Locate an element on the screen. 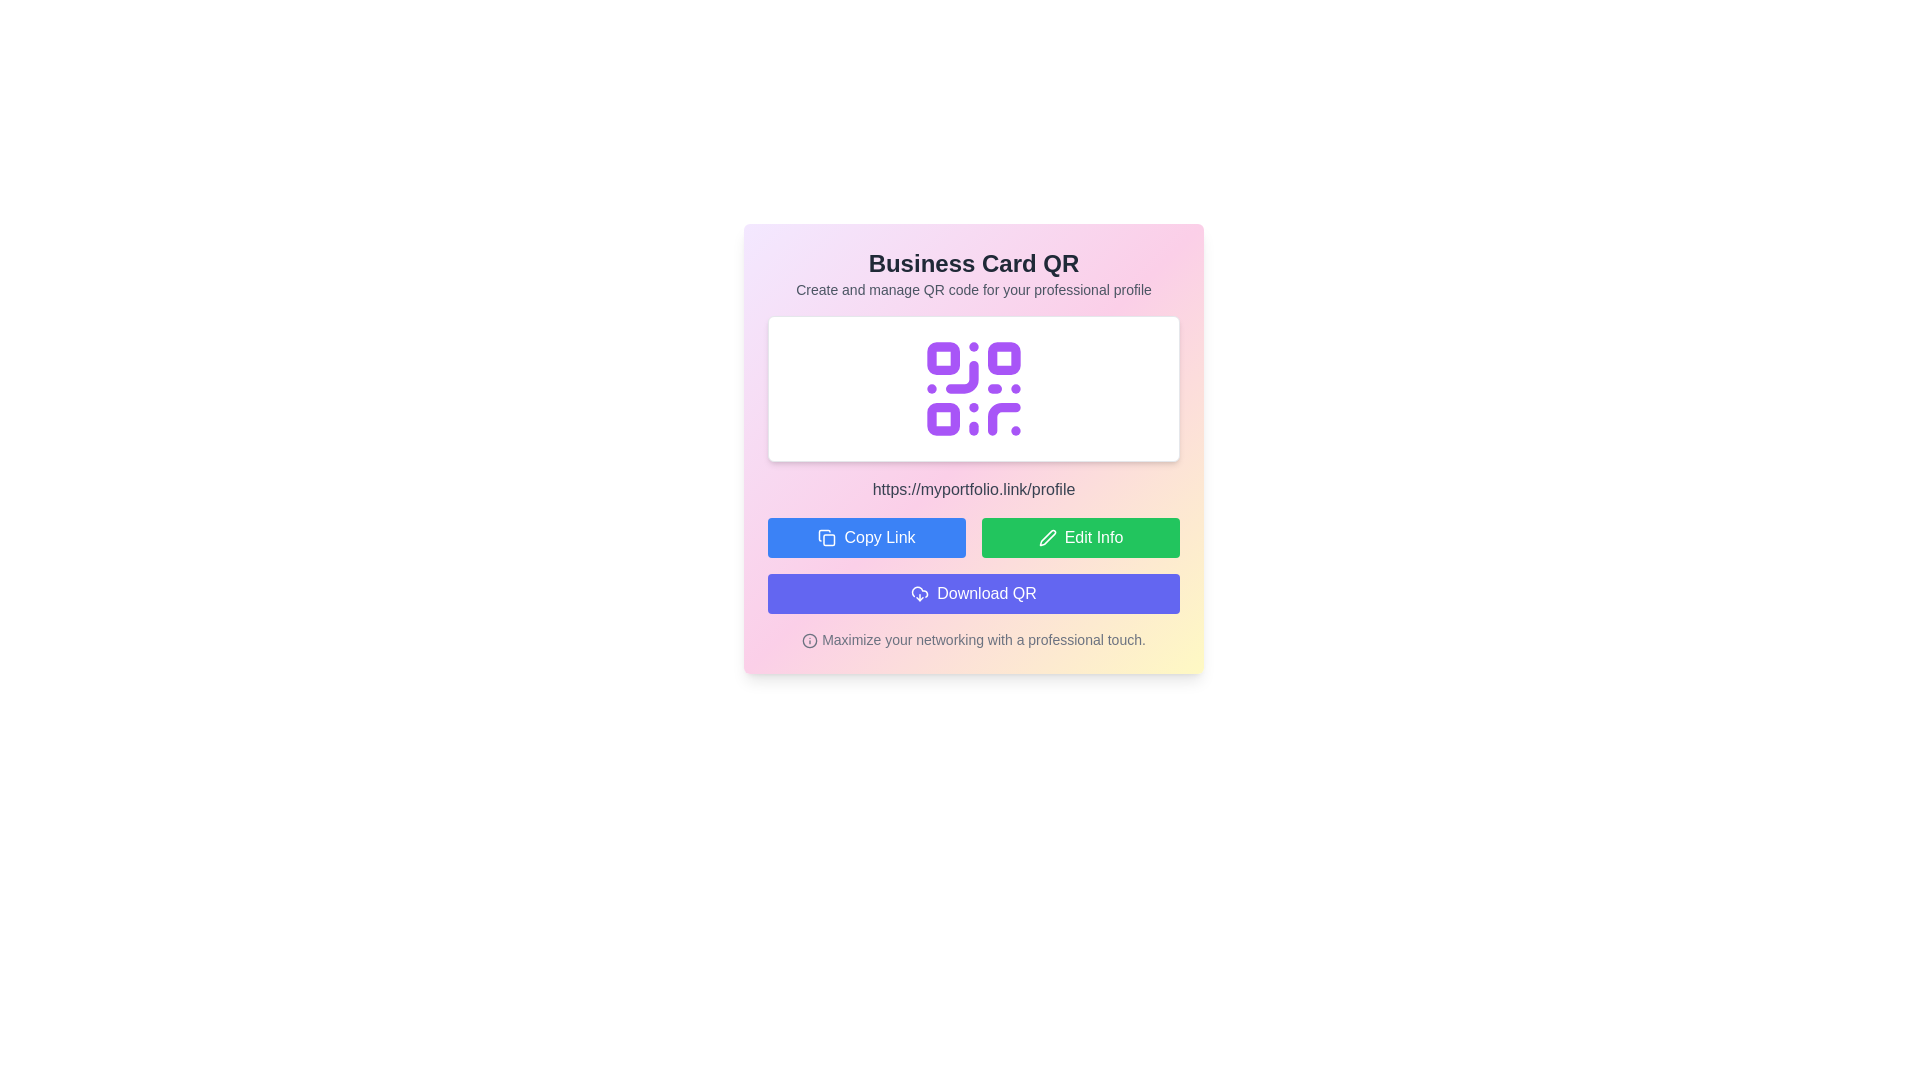  the hyperlink text 'https://myportfolio.link/profile' which is styled in gray and is positioned below the QR code graphic and above the 'Copy Link' and 'Edit Info' buttons is located at coordinates (974, 489).